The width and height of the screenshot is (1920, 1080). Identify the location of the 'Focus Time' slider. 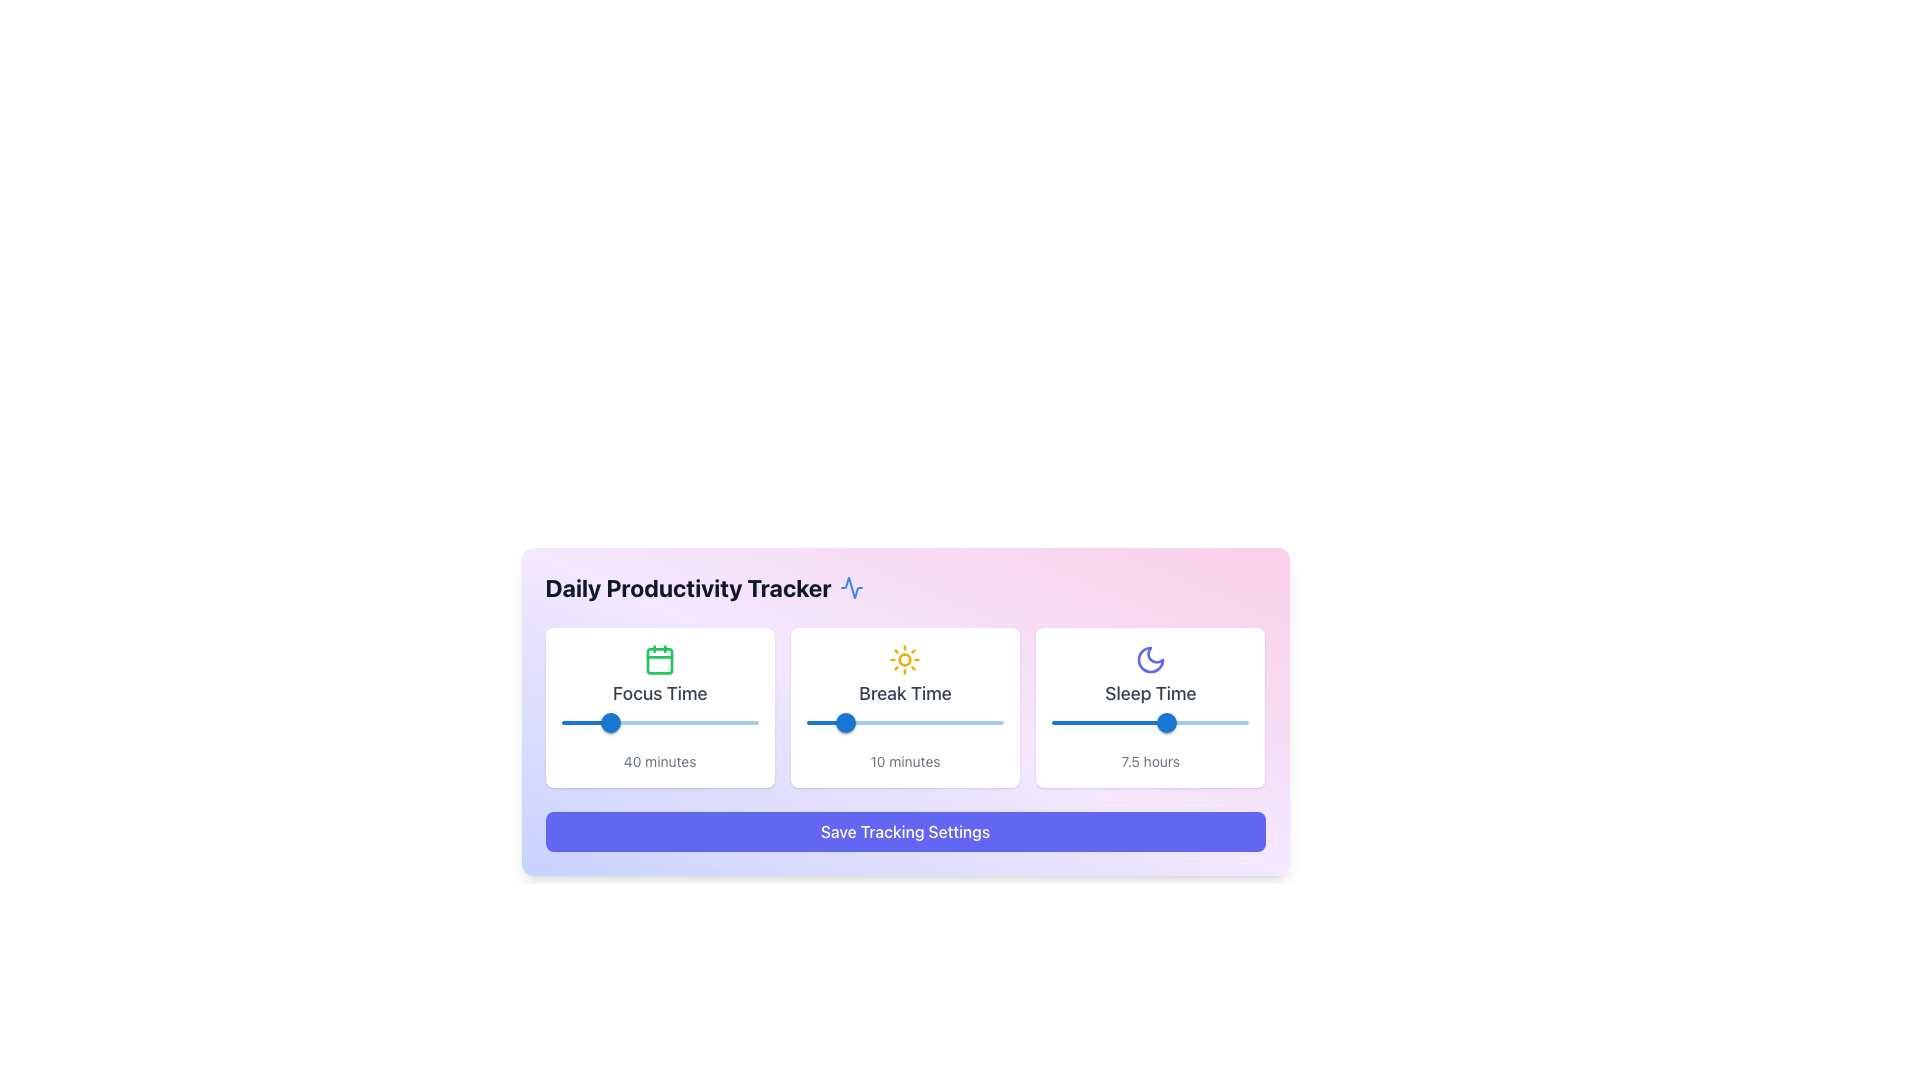
(660, 720).